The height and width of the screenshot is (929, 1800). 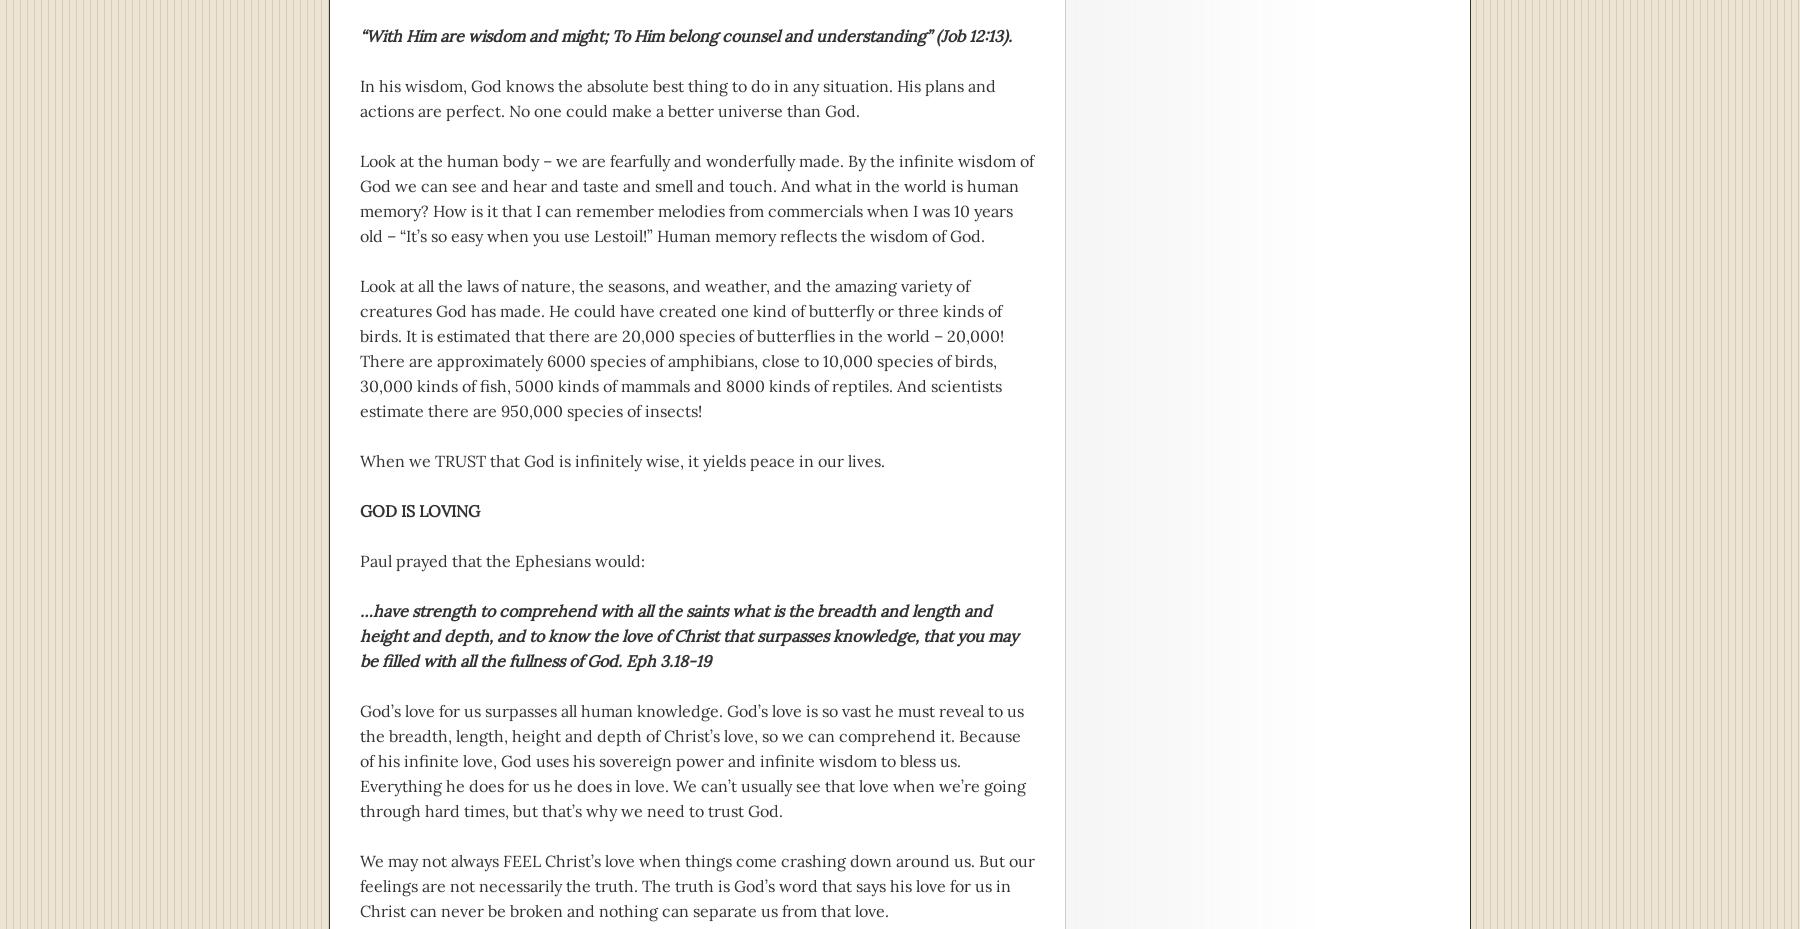 What do you see at coordinates (684, 35) in the screenshot?
I see `'“With Him are wisdom and might; To Him belong counsel and understanding” (Job 12:13).'` at bounding box center [684, 35].